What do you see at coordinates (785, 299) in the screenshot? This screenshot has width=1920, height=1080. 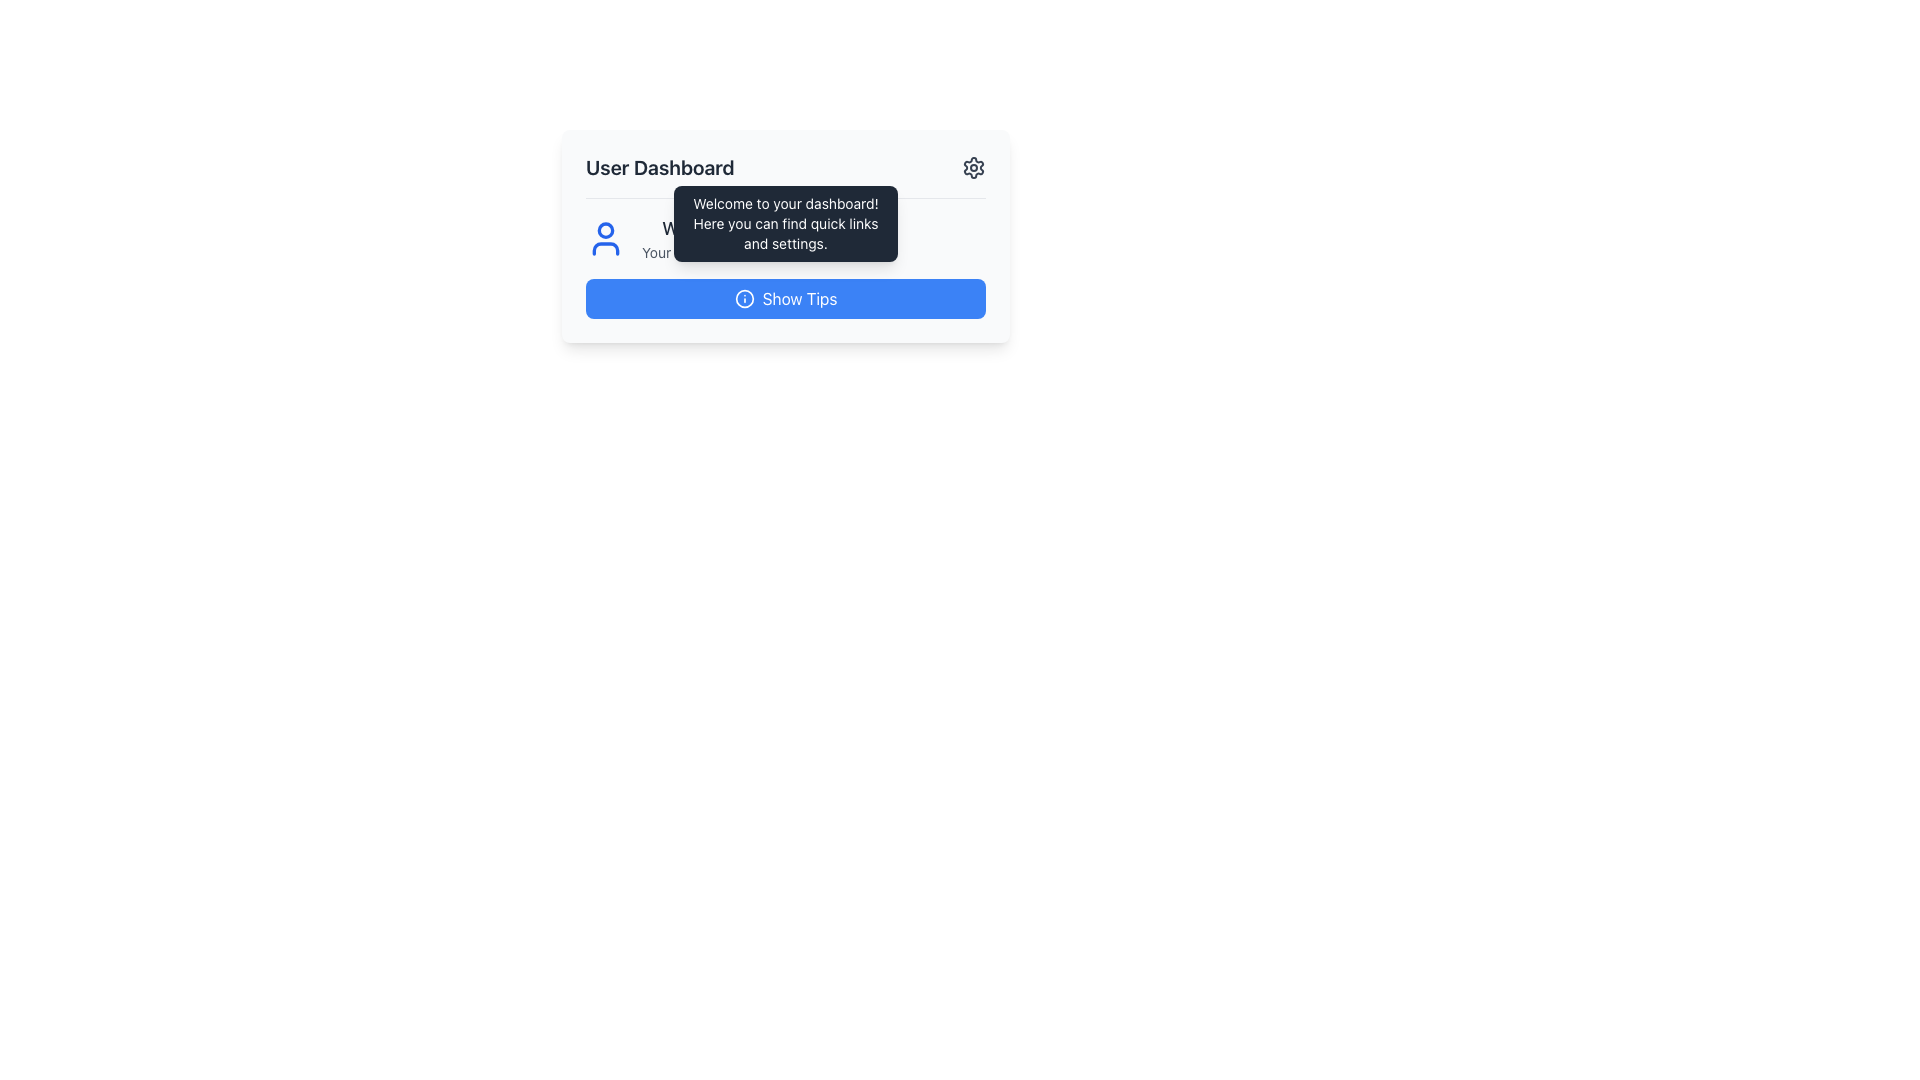 I see `the blue rectangular button labeled 'Show Tips' in the footer of the 'User Dashboard'` at bounding box center [785, 299].